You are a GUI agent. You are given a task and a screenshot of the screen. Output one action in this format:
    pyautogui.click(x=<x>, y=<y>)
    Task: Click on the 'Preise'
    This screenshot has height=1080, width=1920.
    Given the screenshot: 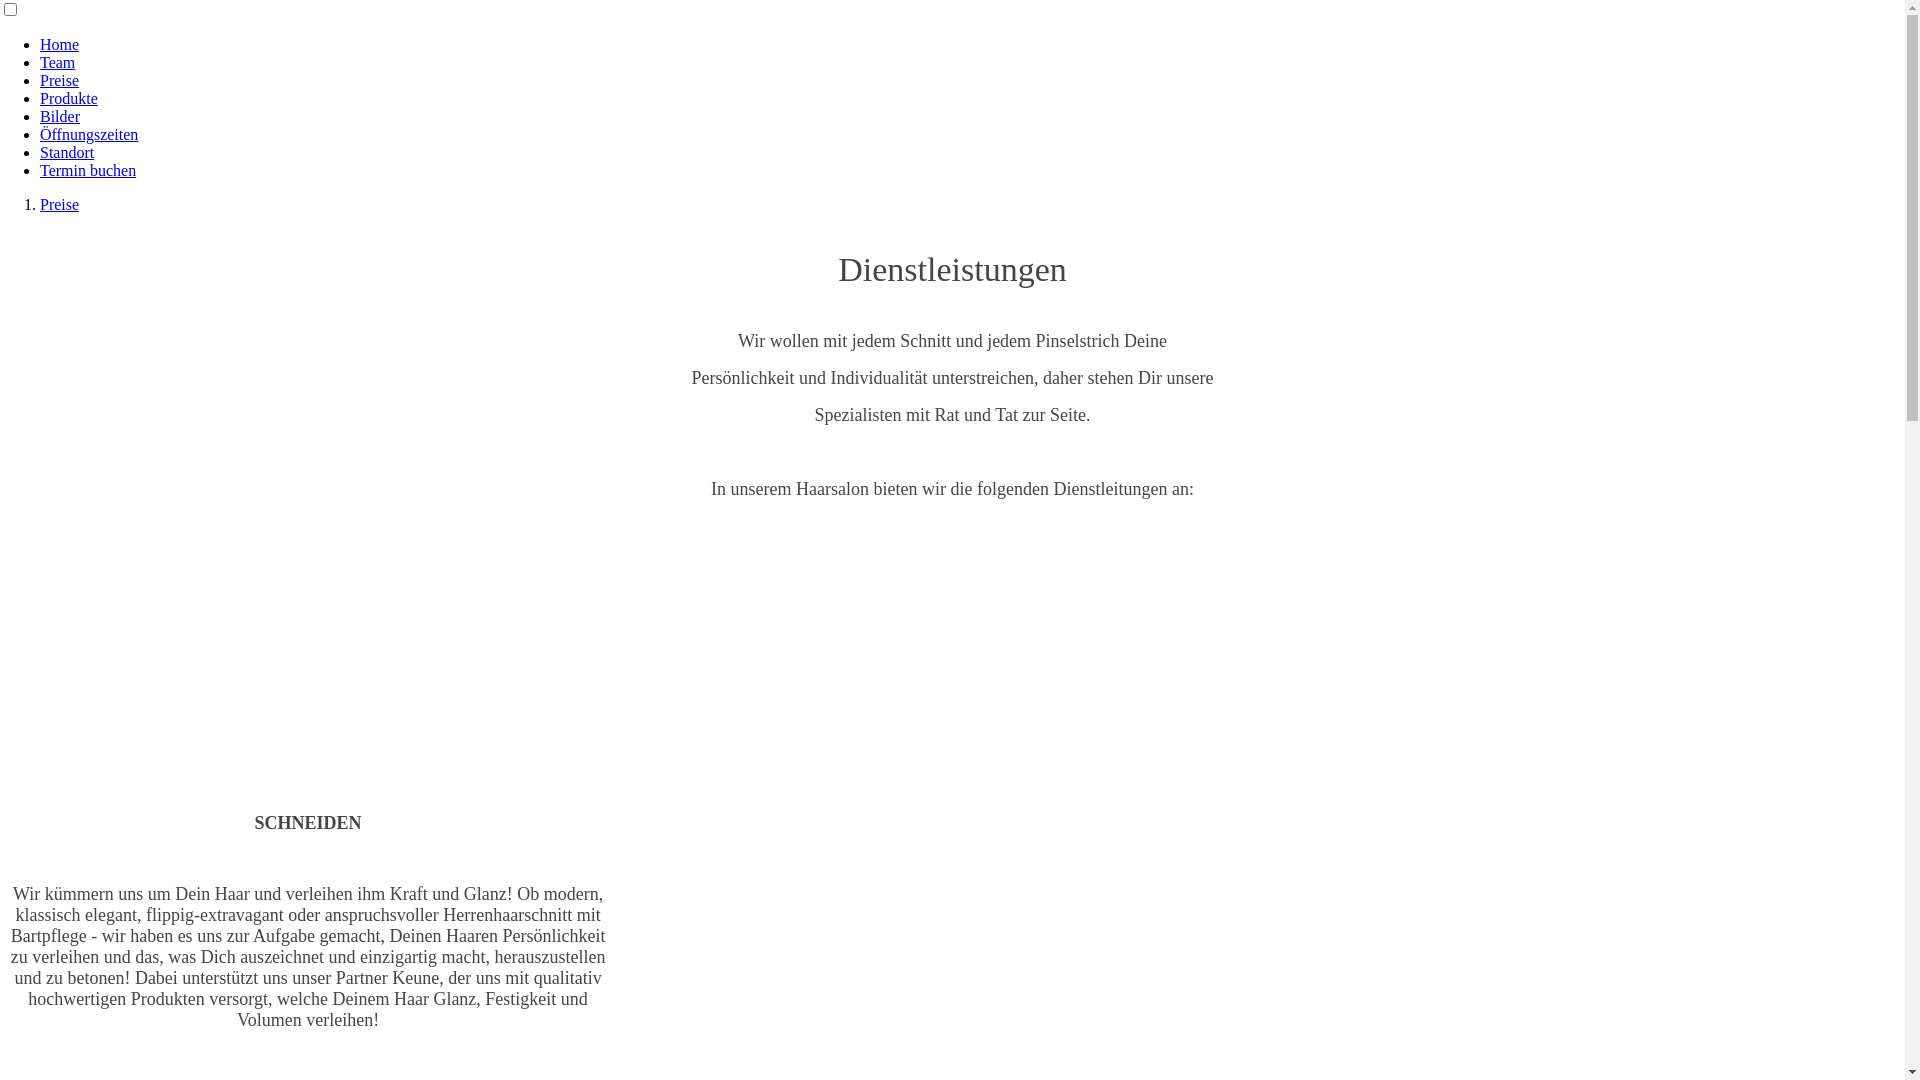 What is the action you would take?
    pyautogui.click(x=59, y=204)
    